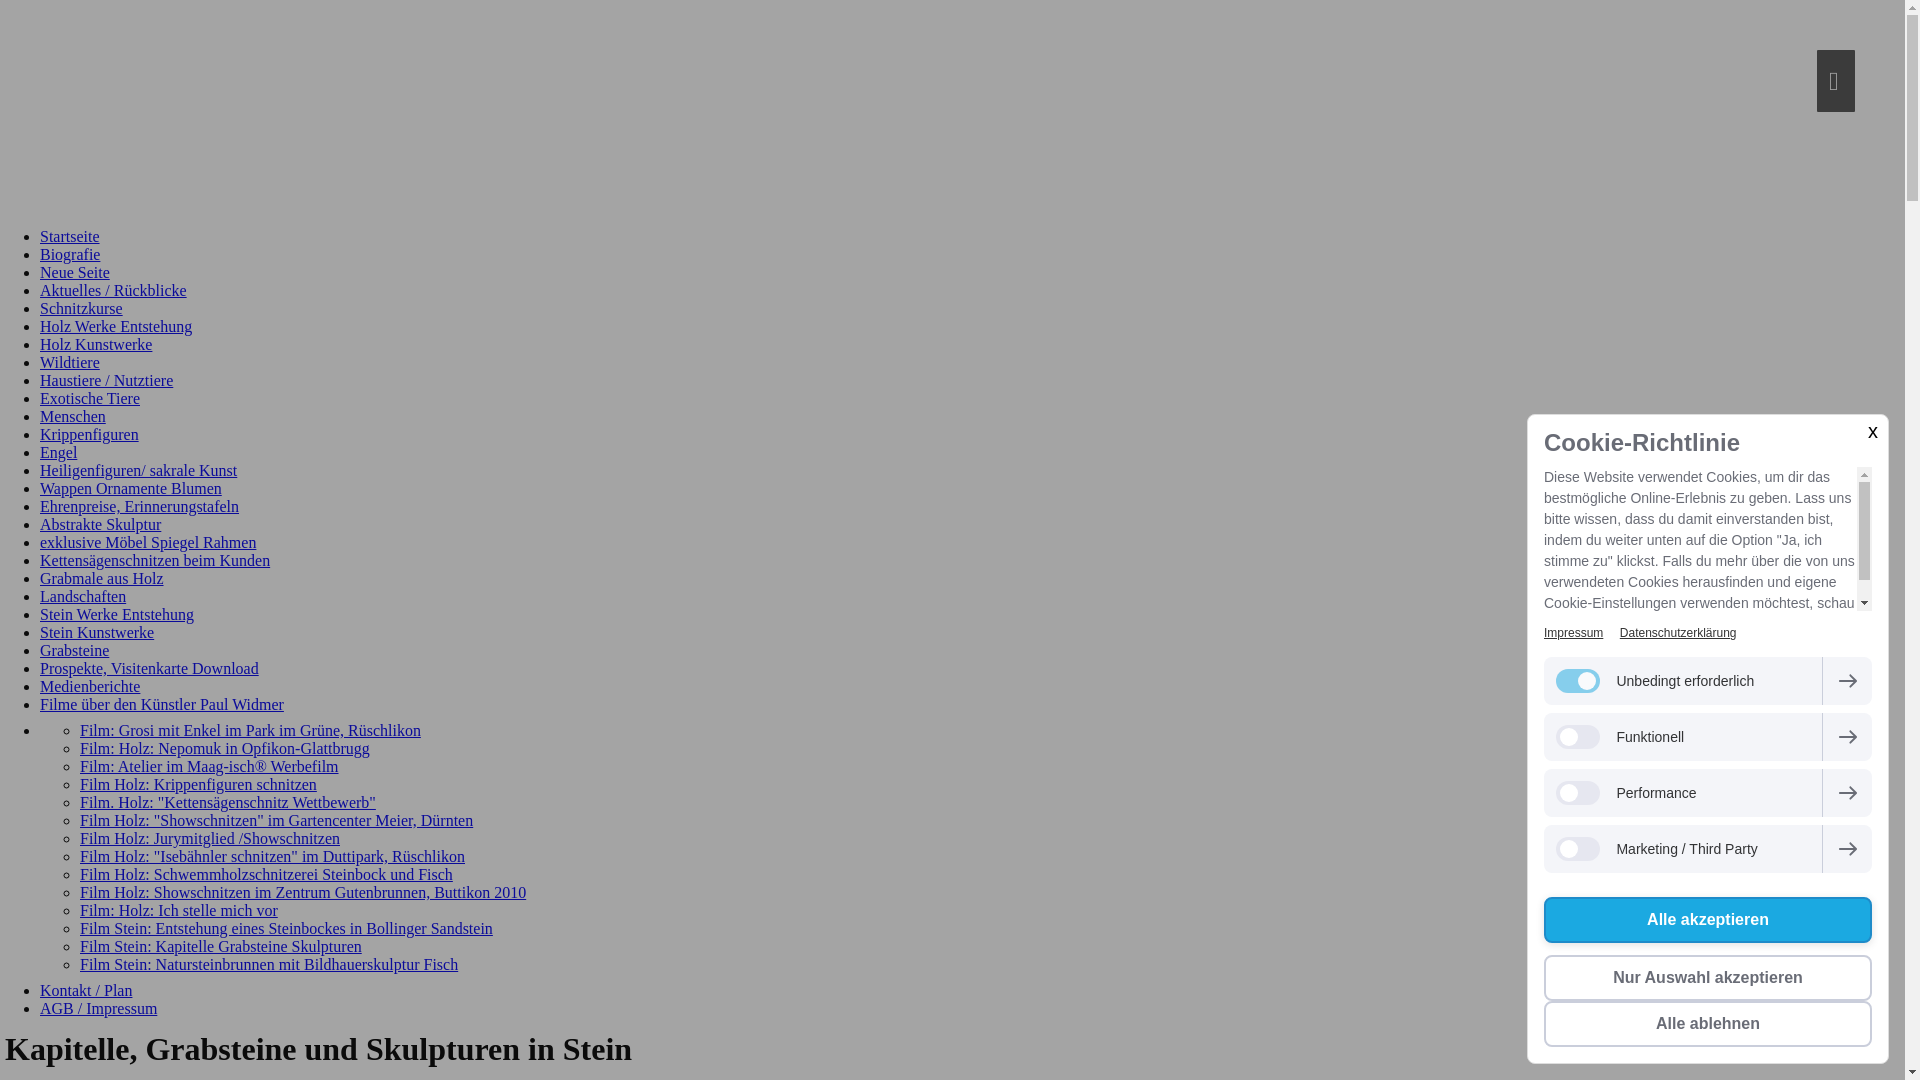  I want to click on 'Film Stein: Kapitelle Grabsteine Skulpturen', so click(220, 945).